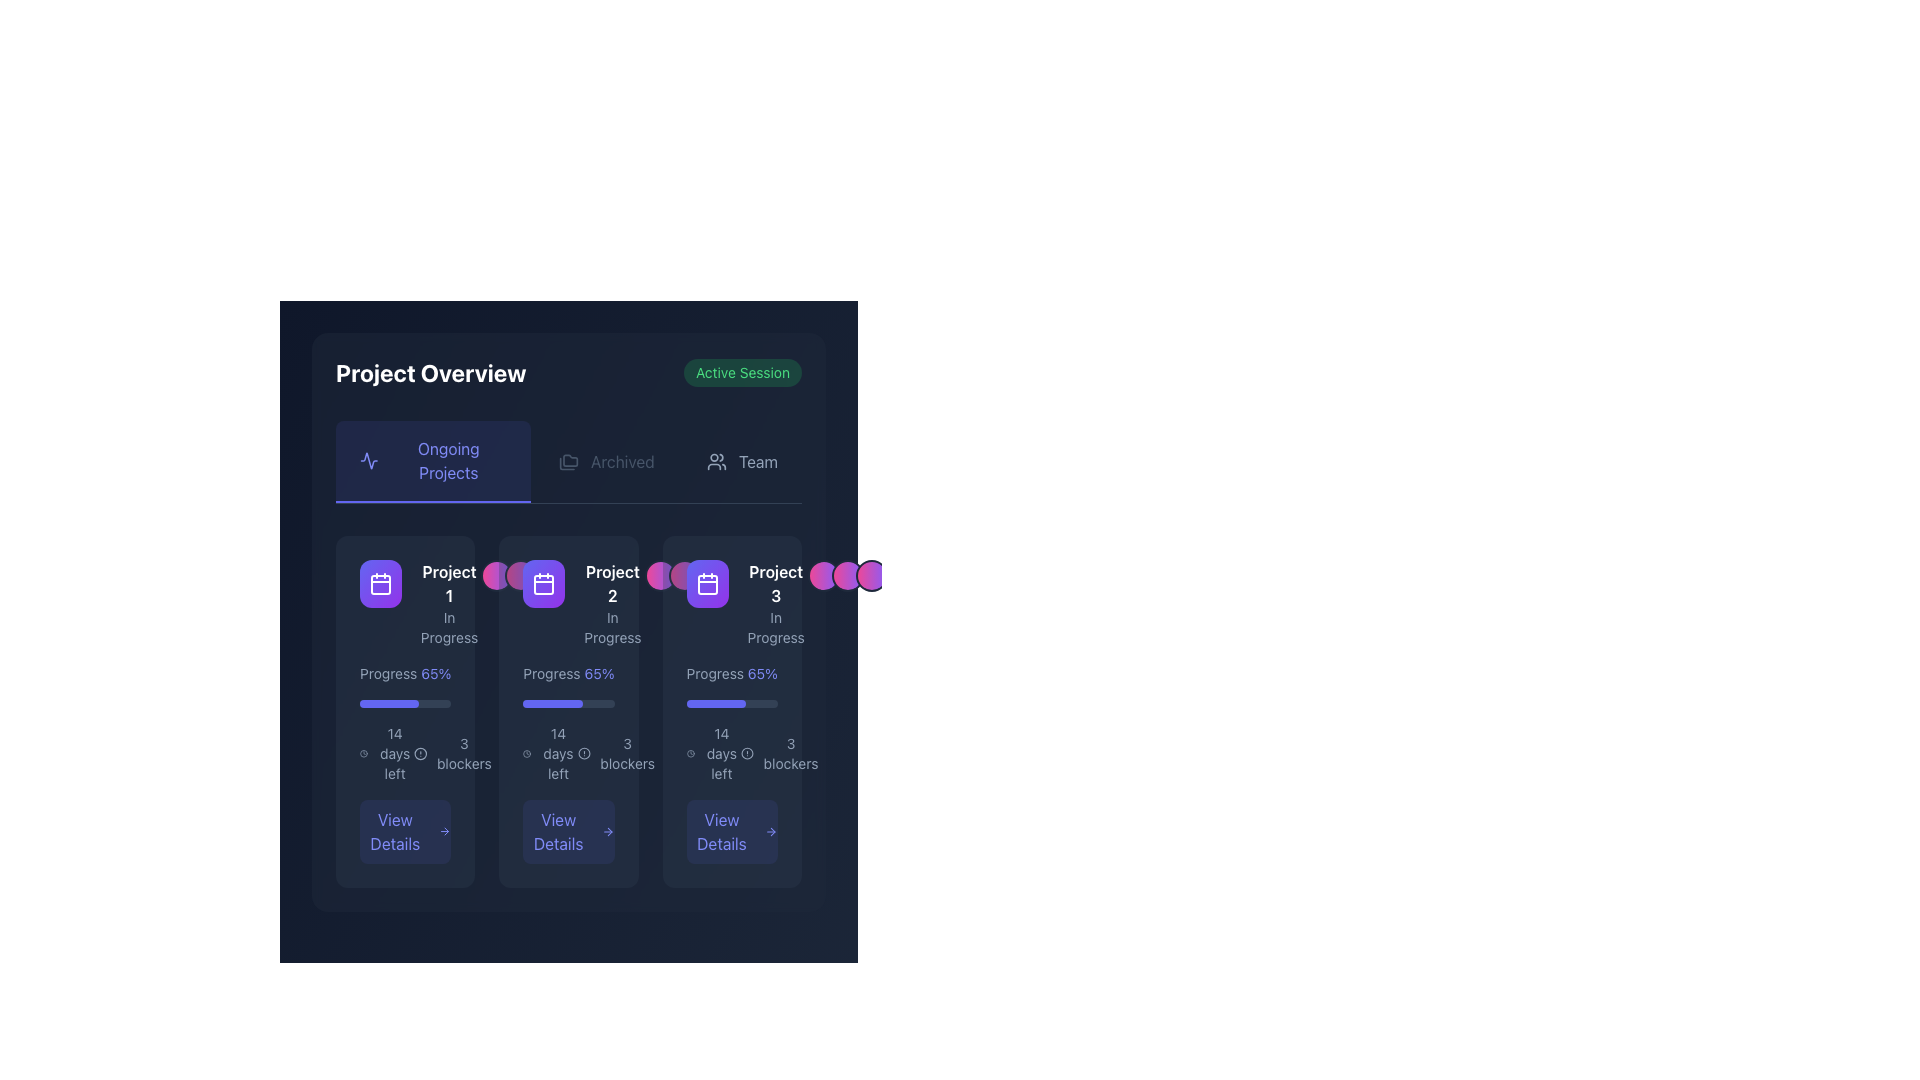 The image size is (1920, 1080). I want to click on the calendar icon located within the 'Project 2' card in the 'Ongoing Projects' section, so click(544, 583).